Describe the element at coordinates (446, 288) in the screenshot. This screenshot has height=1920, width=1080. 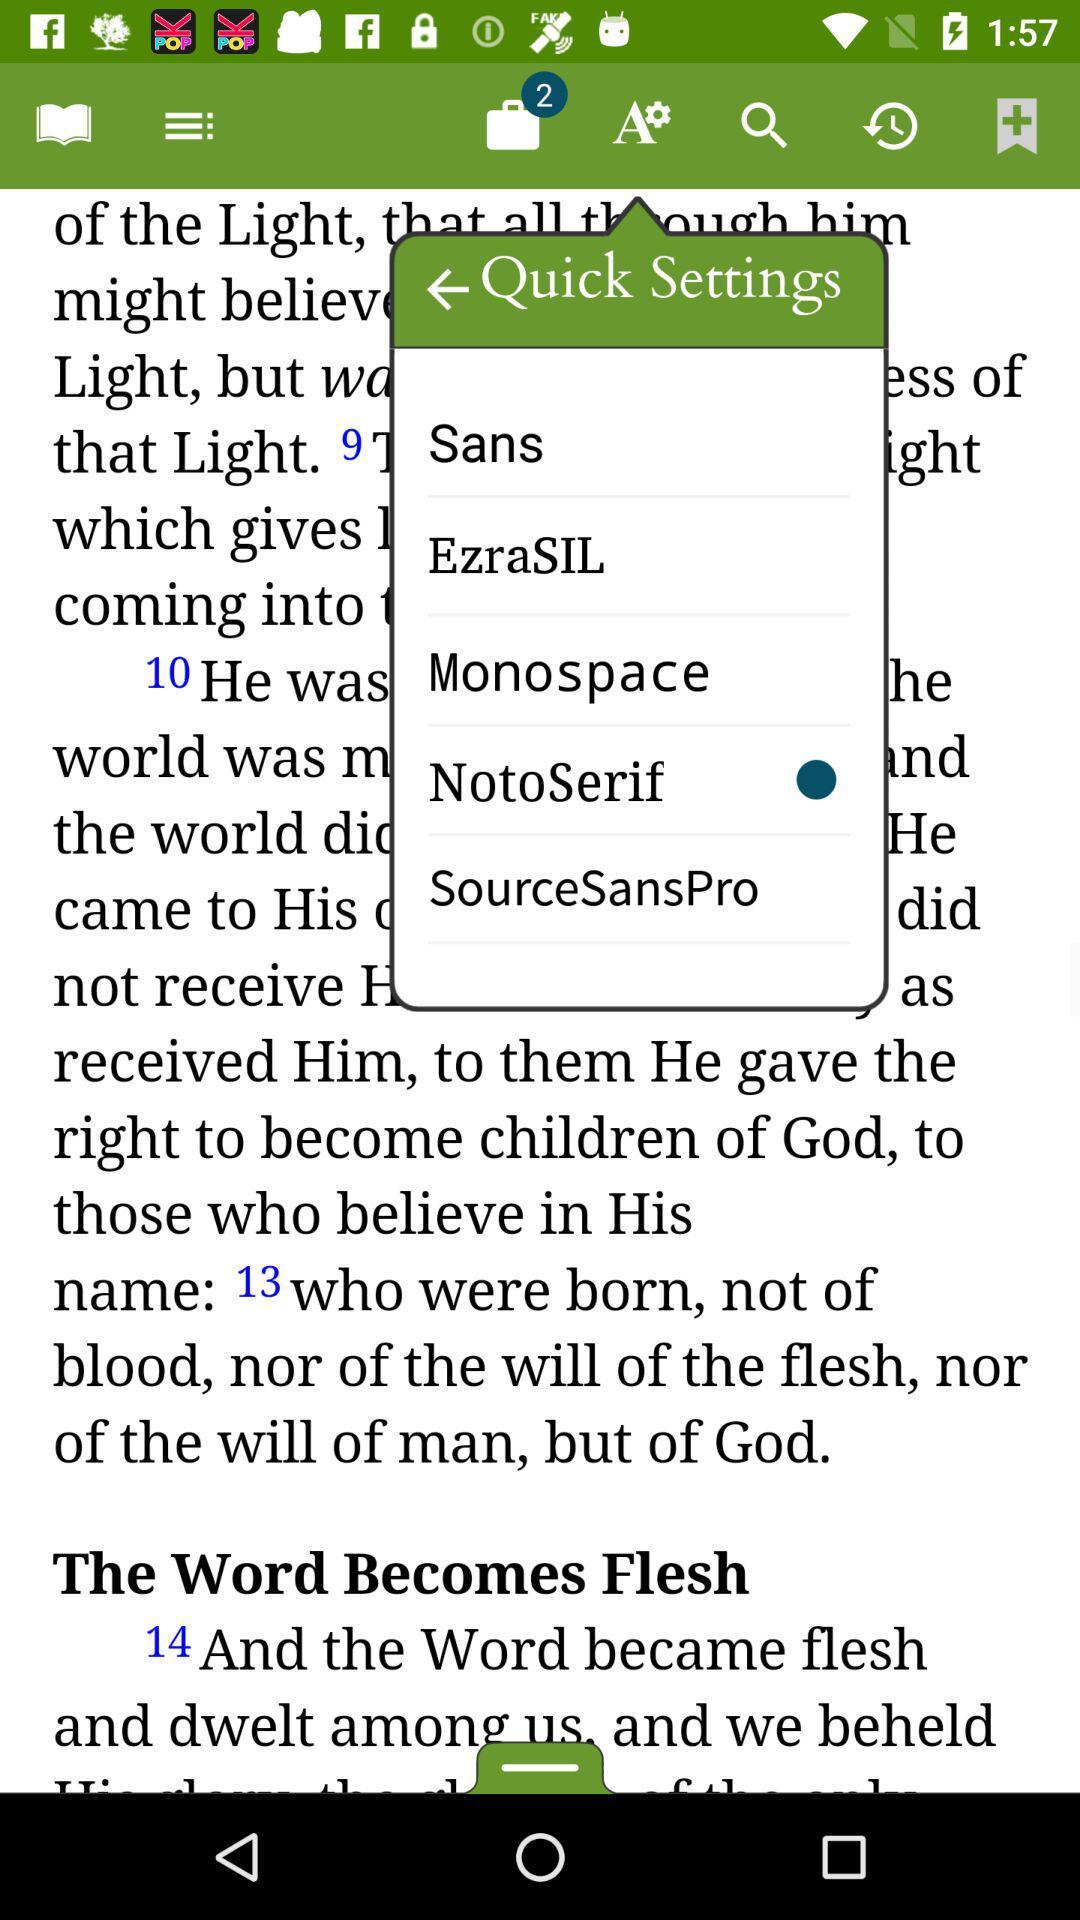
I see `the icon left to quick` at that location.